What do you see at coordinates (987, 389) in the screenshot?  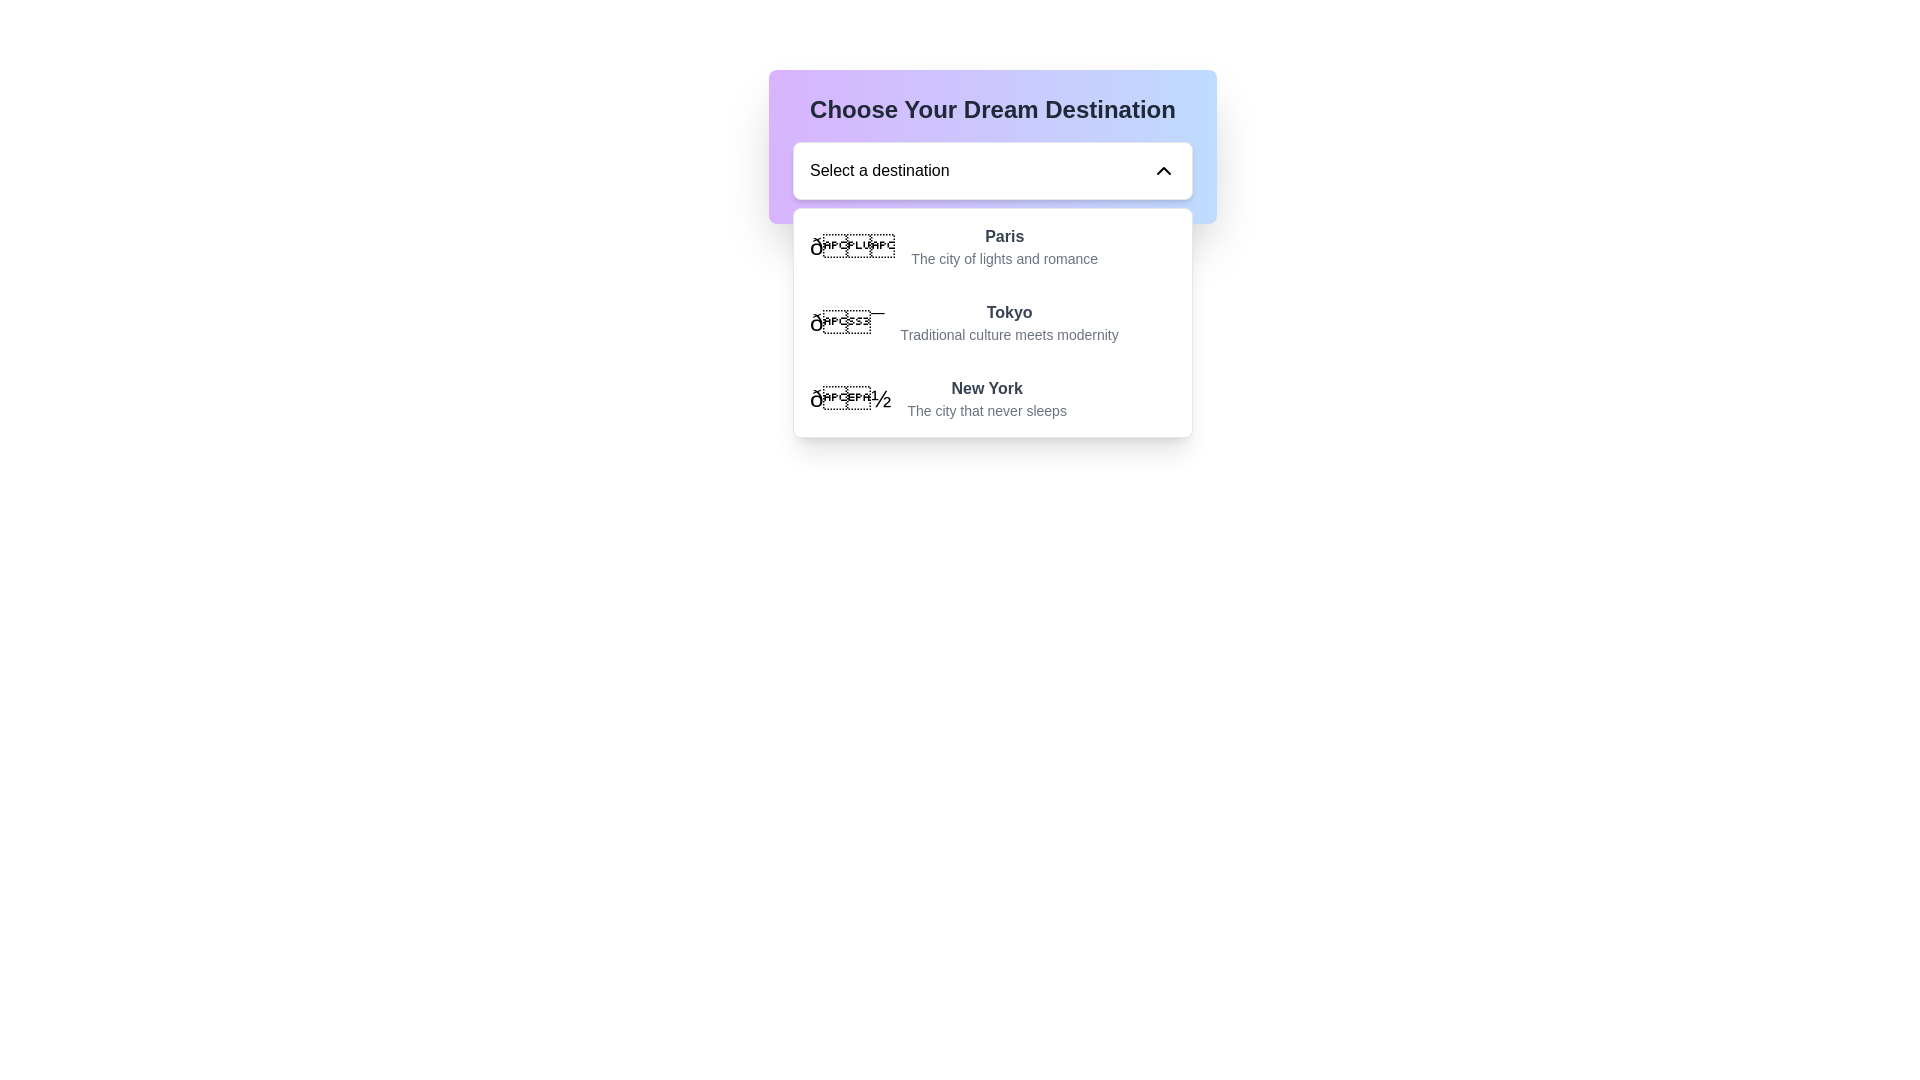 I see `the static text label for the city name located in the lower section of the dropdown menu under 'New YorkThe city that never sleeps', specifically the third option above 'The city that never sleeps'` at bounding box center [987, 389].